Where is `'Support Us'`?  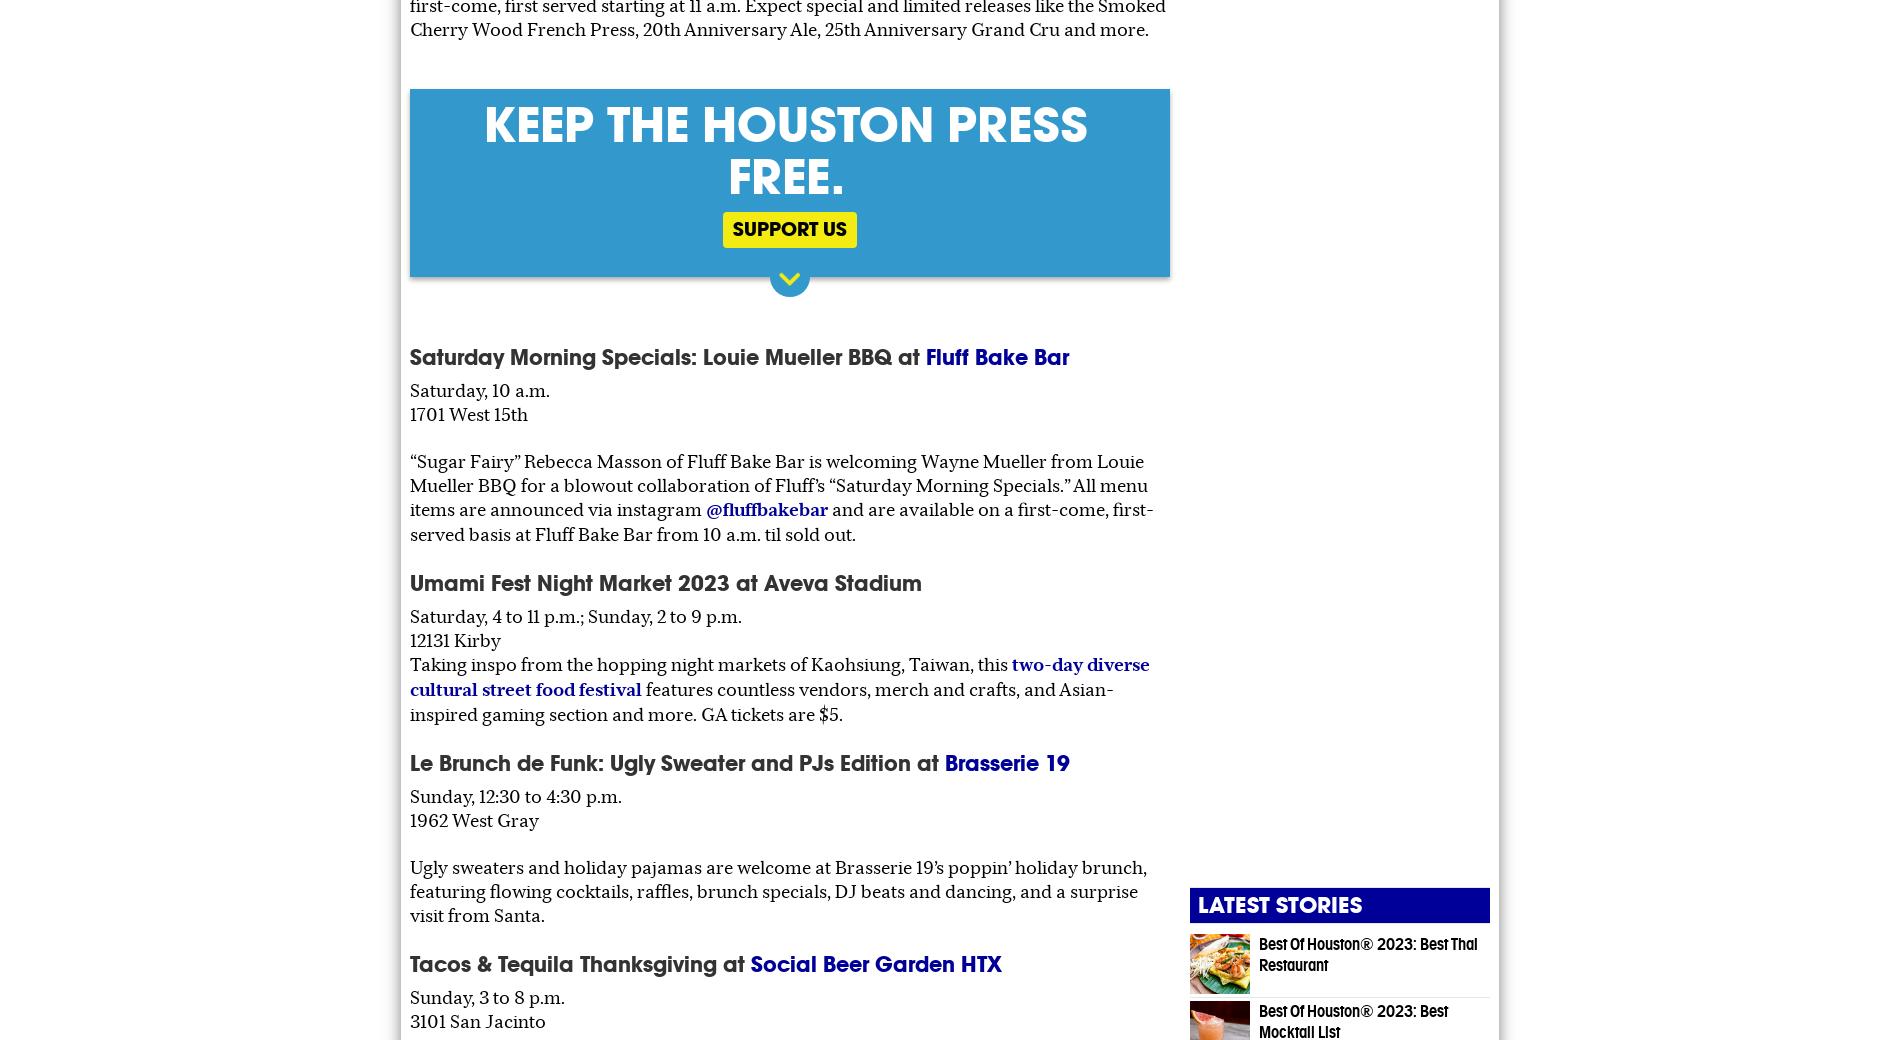 'Support Us' is located at coordinates (789, 229).